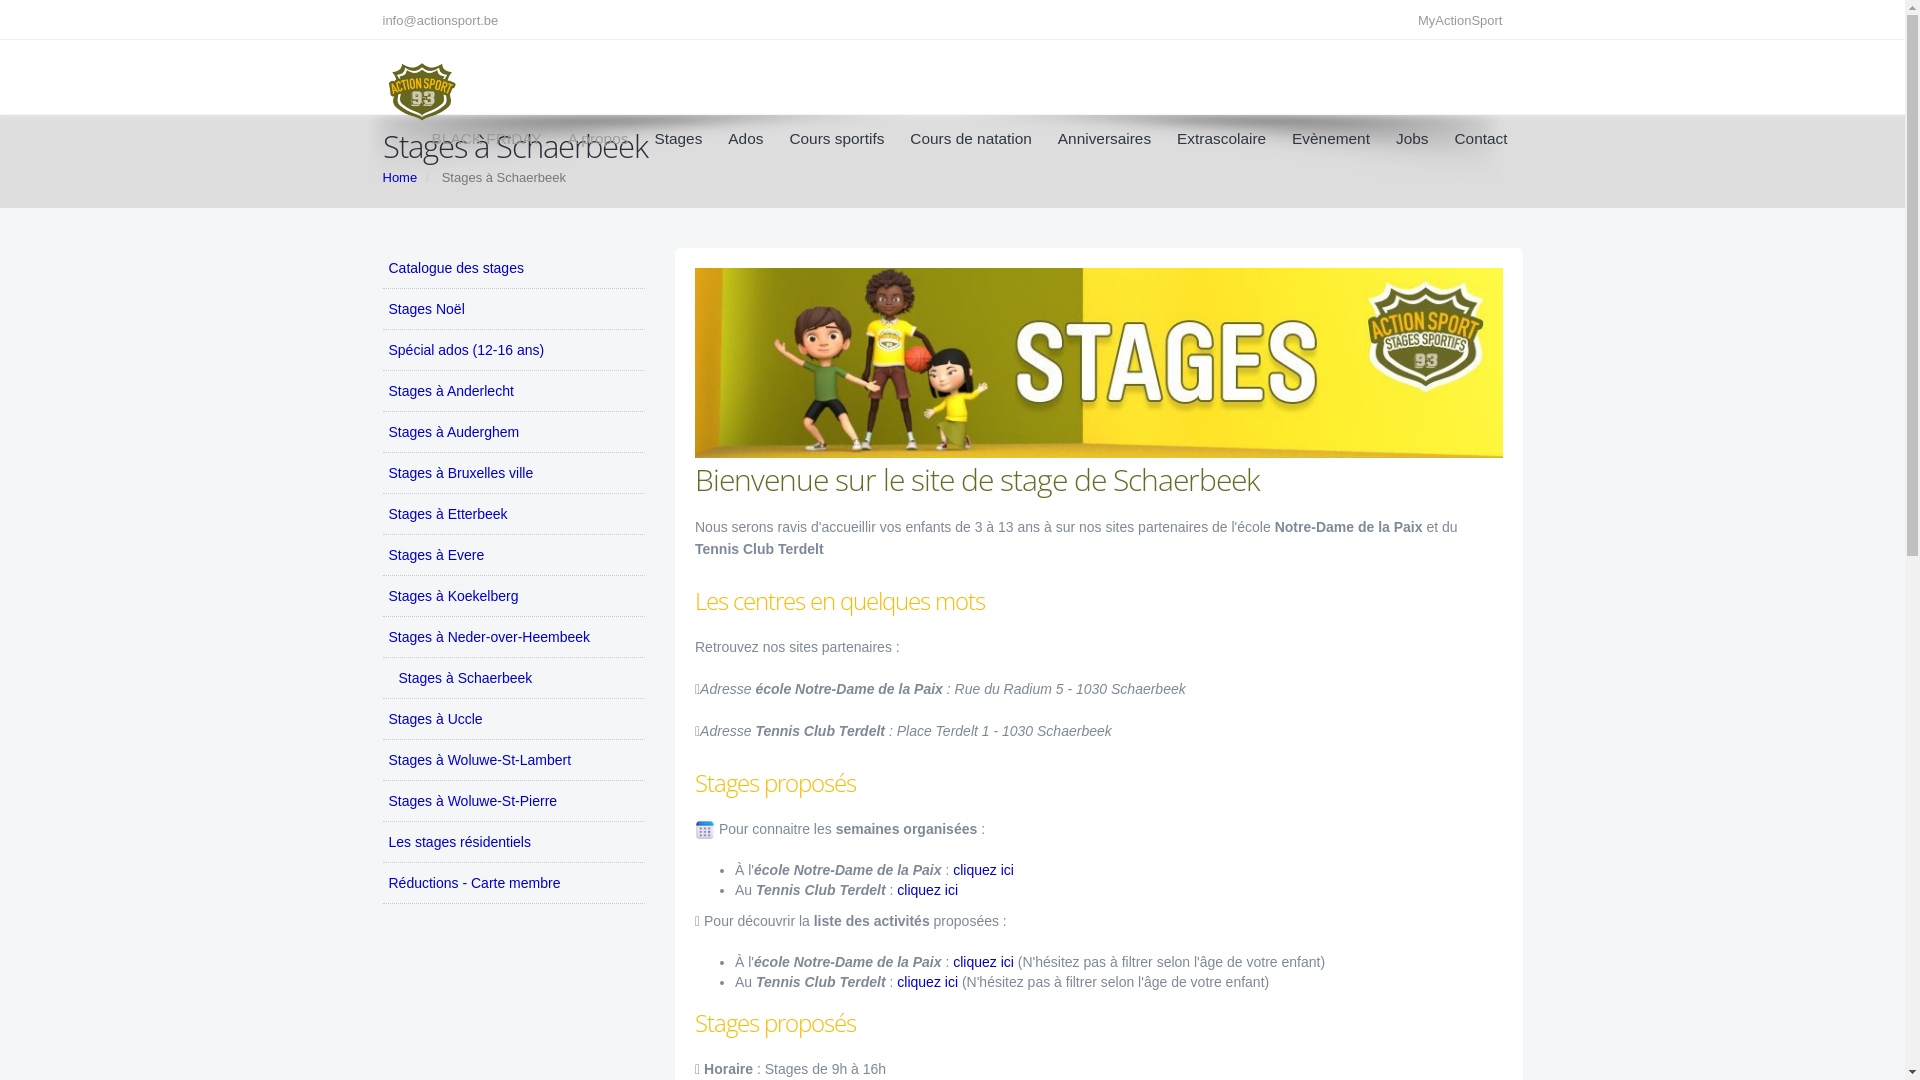 This screenshot has width=1920, height=1080. Describe the element at coordinates (597, 137) in the screenshot. I see `'A propos'` at that location.